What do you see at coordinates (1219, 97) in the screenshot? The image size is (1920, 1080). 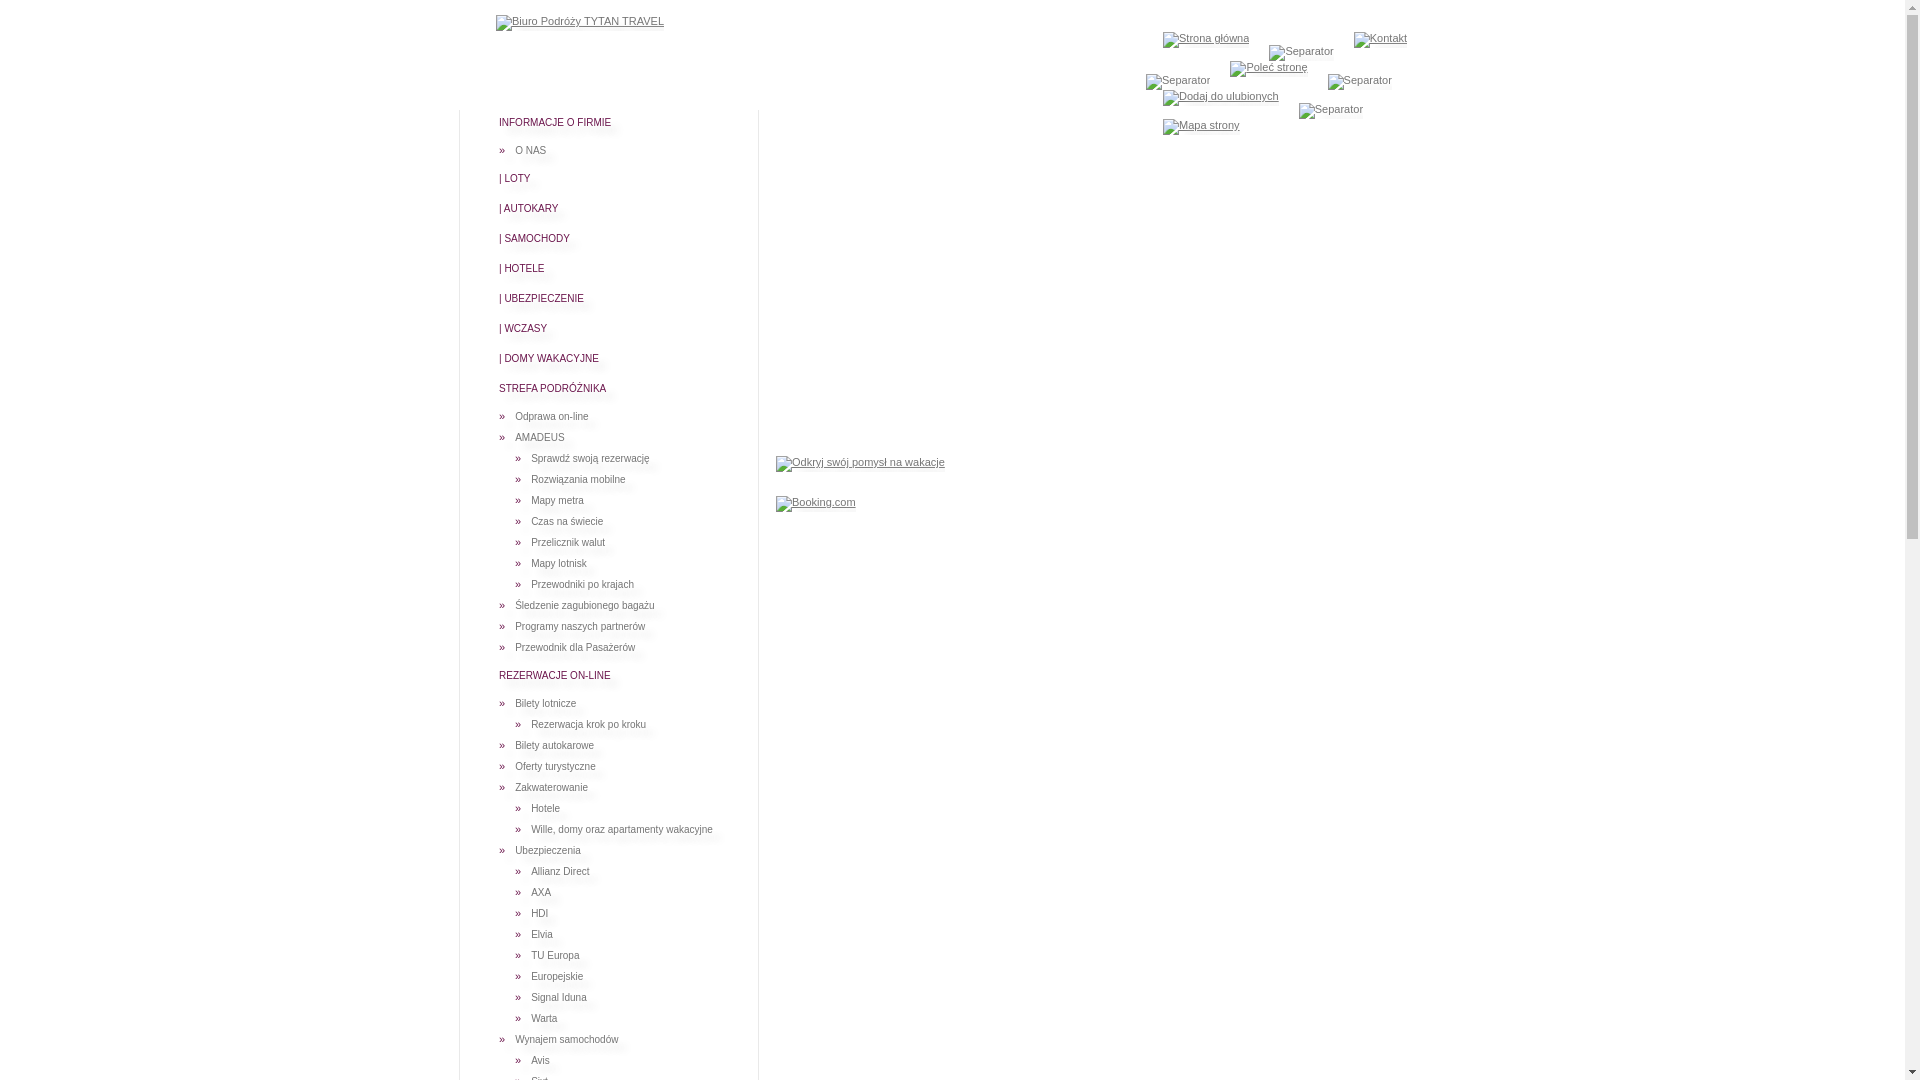 I see `'Dodaj do ulubionych'` at bounding box center [1219, 97].